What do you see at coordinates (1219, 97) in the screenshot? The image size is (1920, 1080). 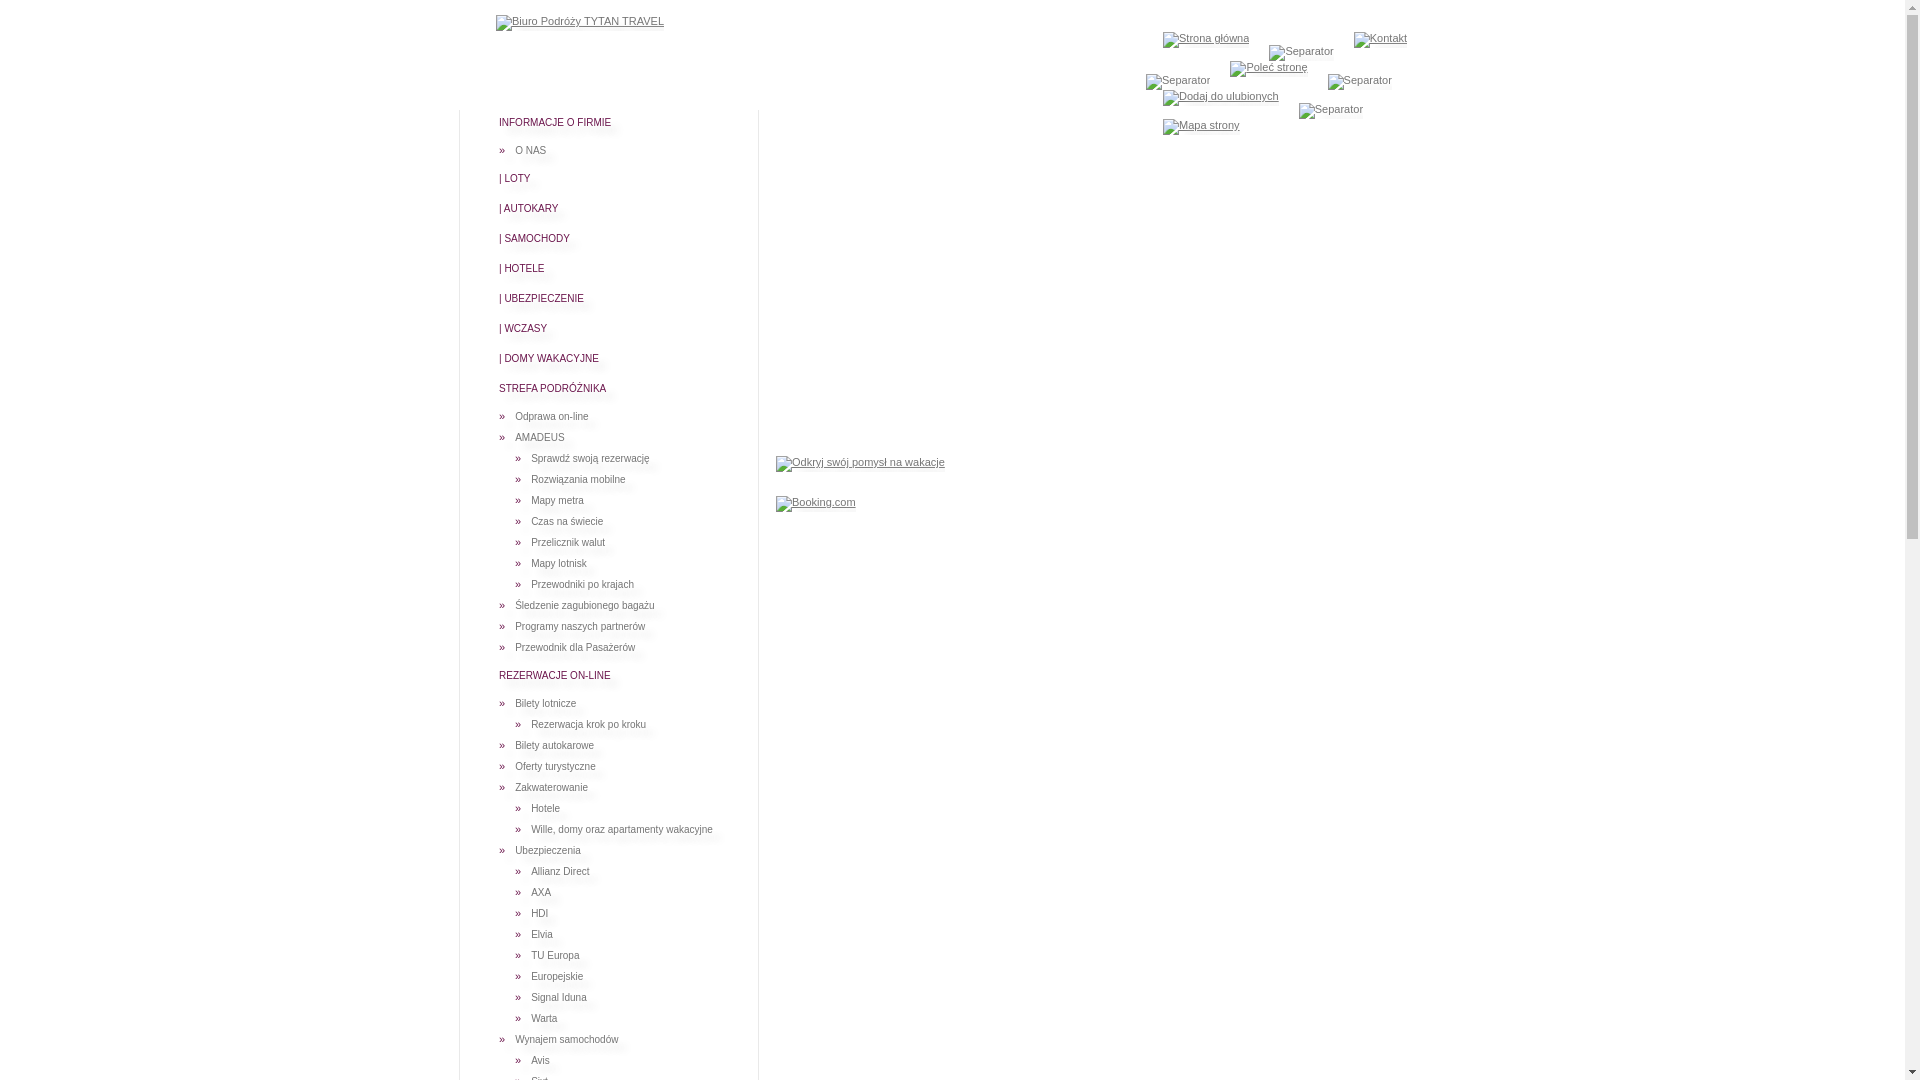 I see `'Dodaj do ulubionych'` at bounding box center [1219, 97].